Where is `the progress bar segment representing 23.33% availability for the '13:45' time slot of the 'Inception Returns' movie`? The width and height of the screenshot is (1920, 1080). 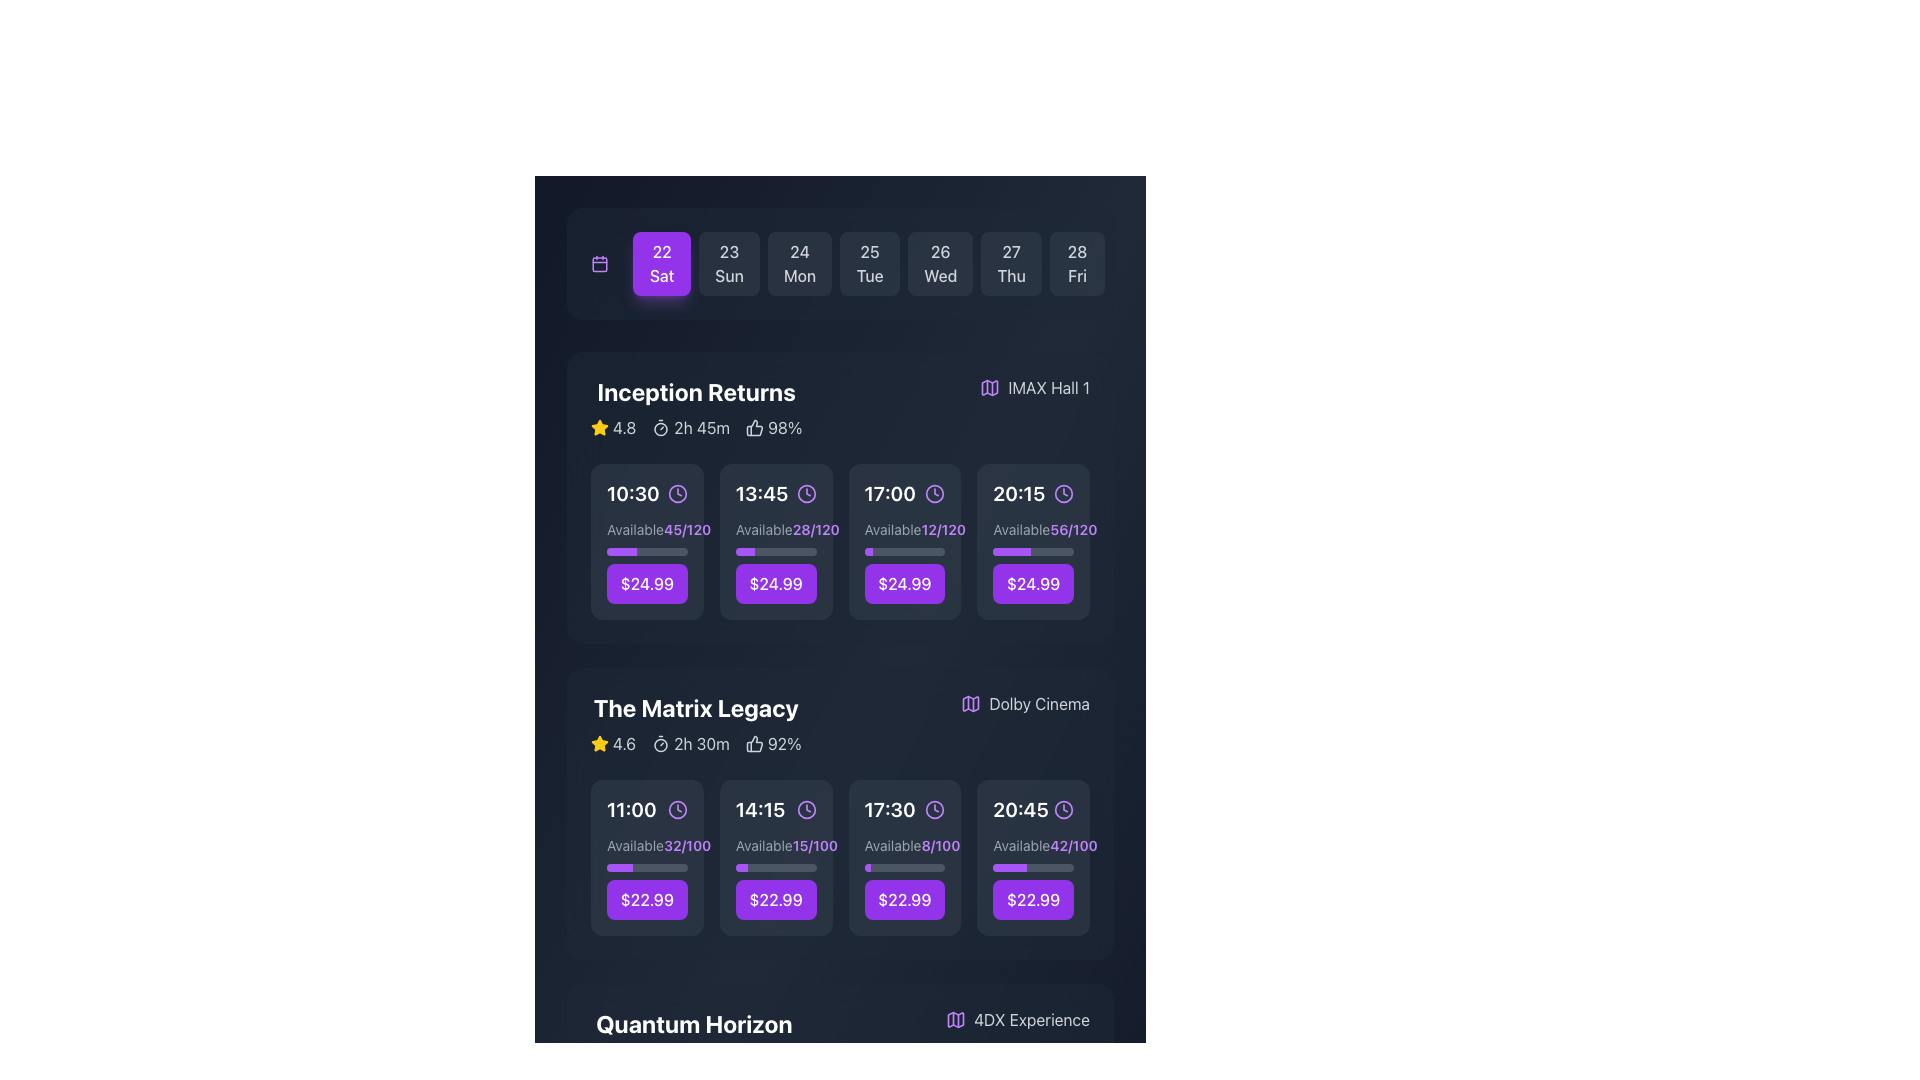
the progress bar segment representing 23.33% availability for the '13:45' time slot of the 'Inception Returns' movie is located at coordinates (744, 551).